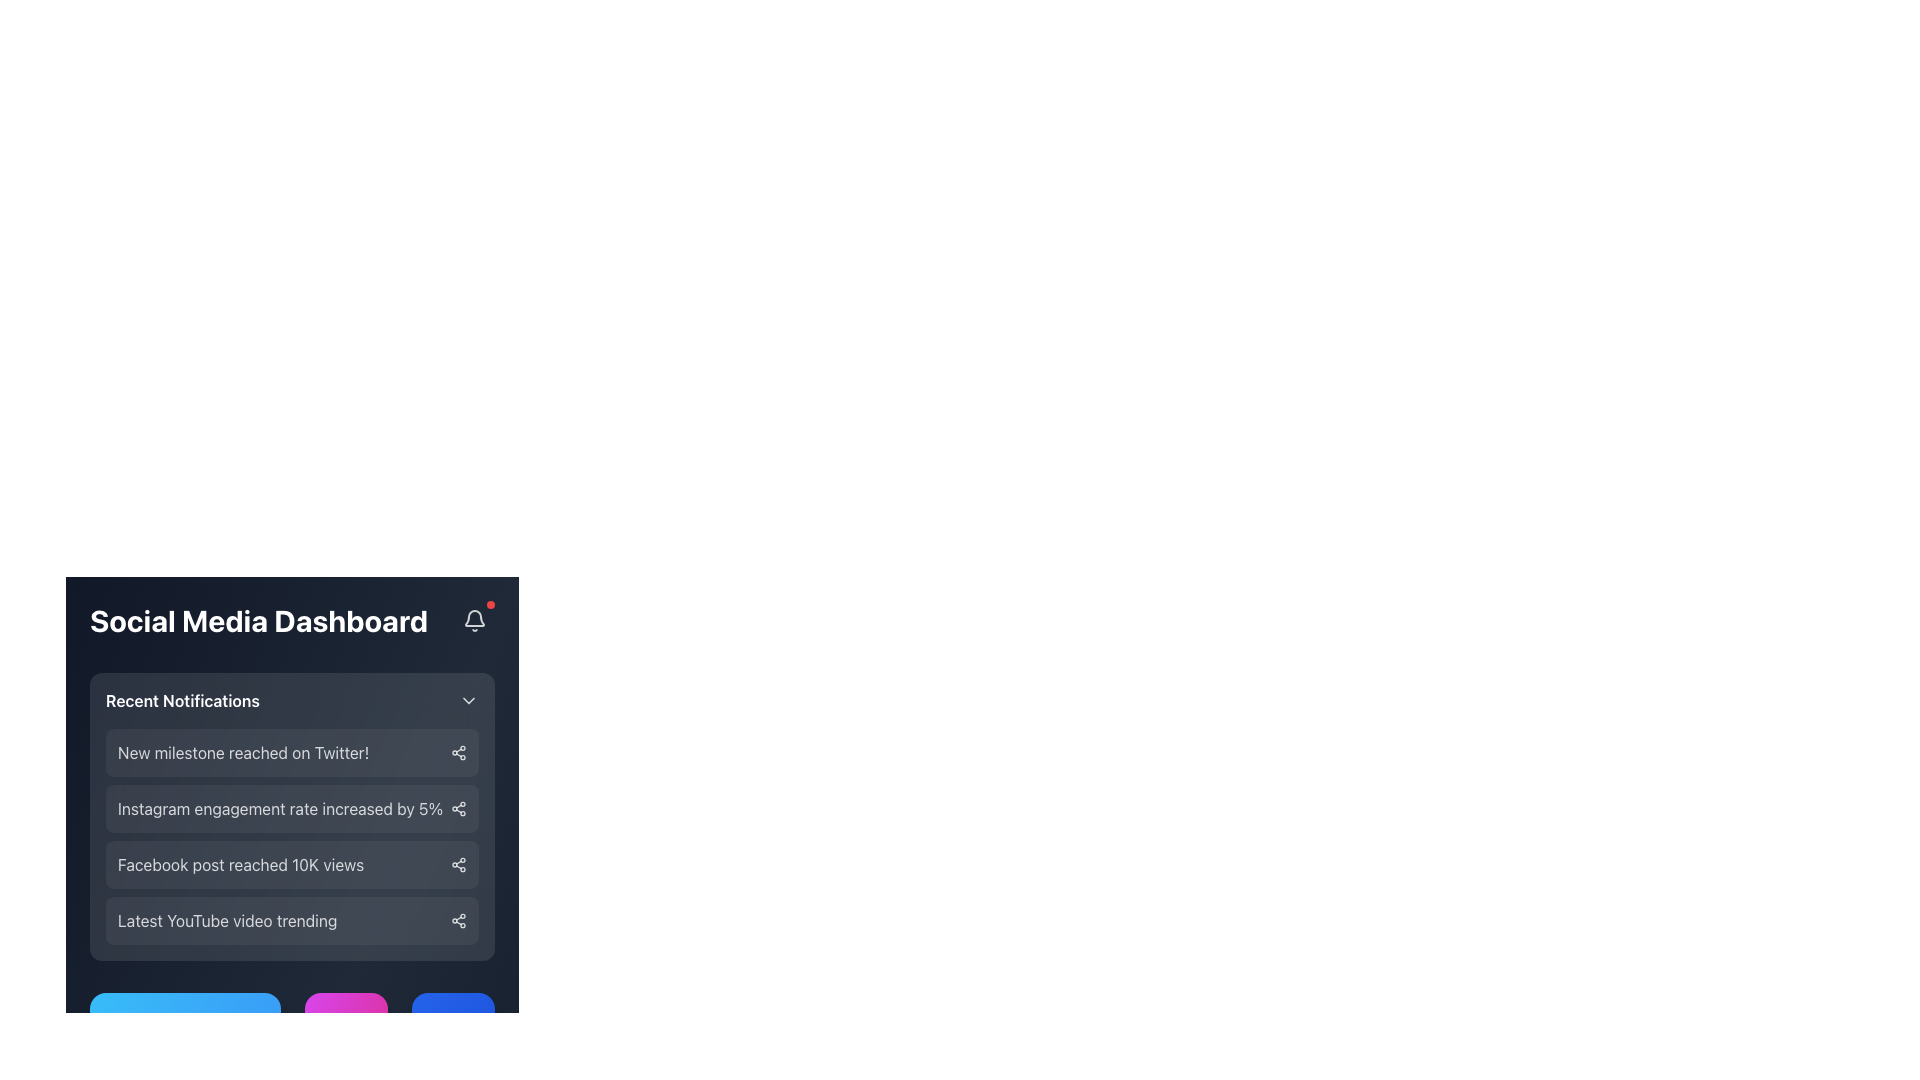  I want to click on the 'Recent Notifications' static text, which is styled in larger, bold, white font and located in the header section of the notifications area on the dashboard, so click(182, 700).